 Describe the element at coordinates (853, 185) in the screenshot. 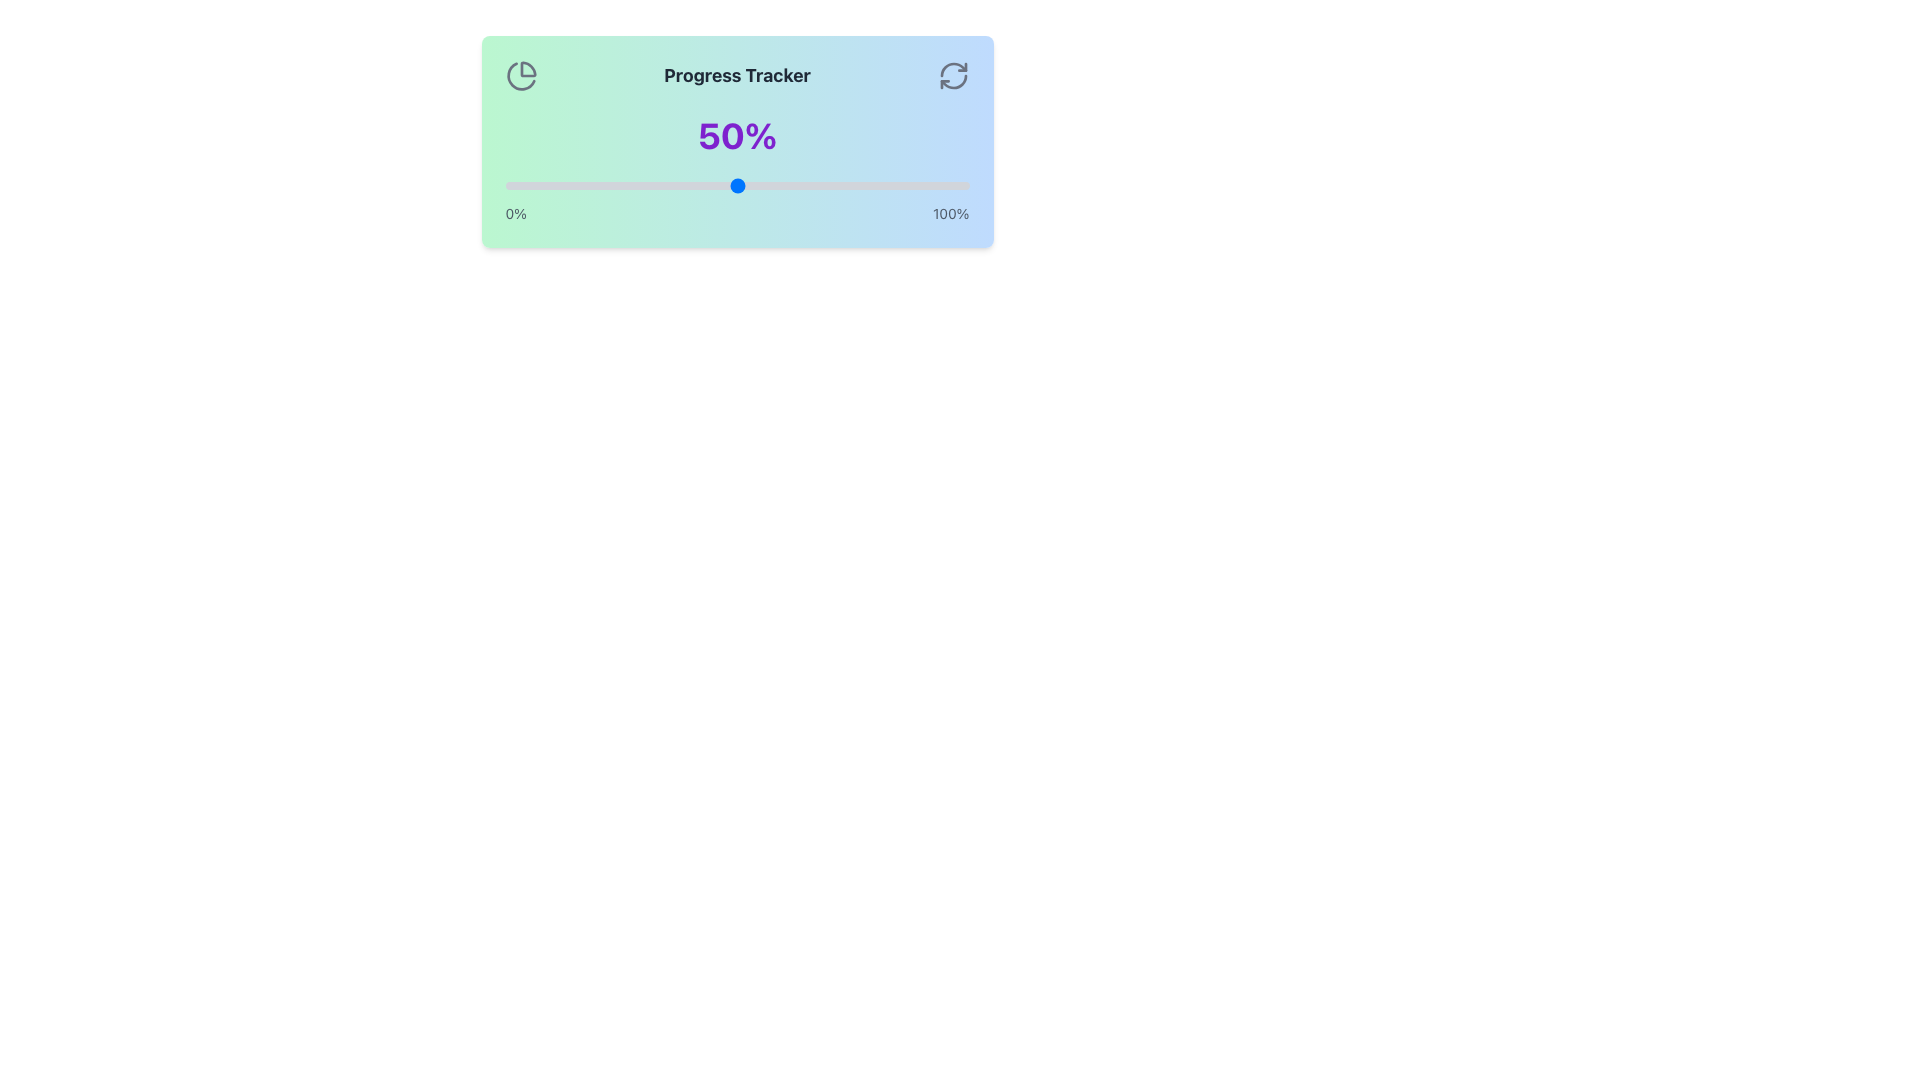

I see `the progress tracker value` at that location.